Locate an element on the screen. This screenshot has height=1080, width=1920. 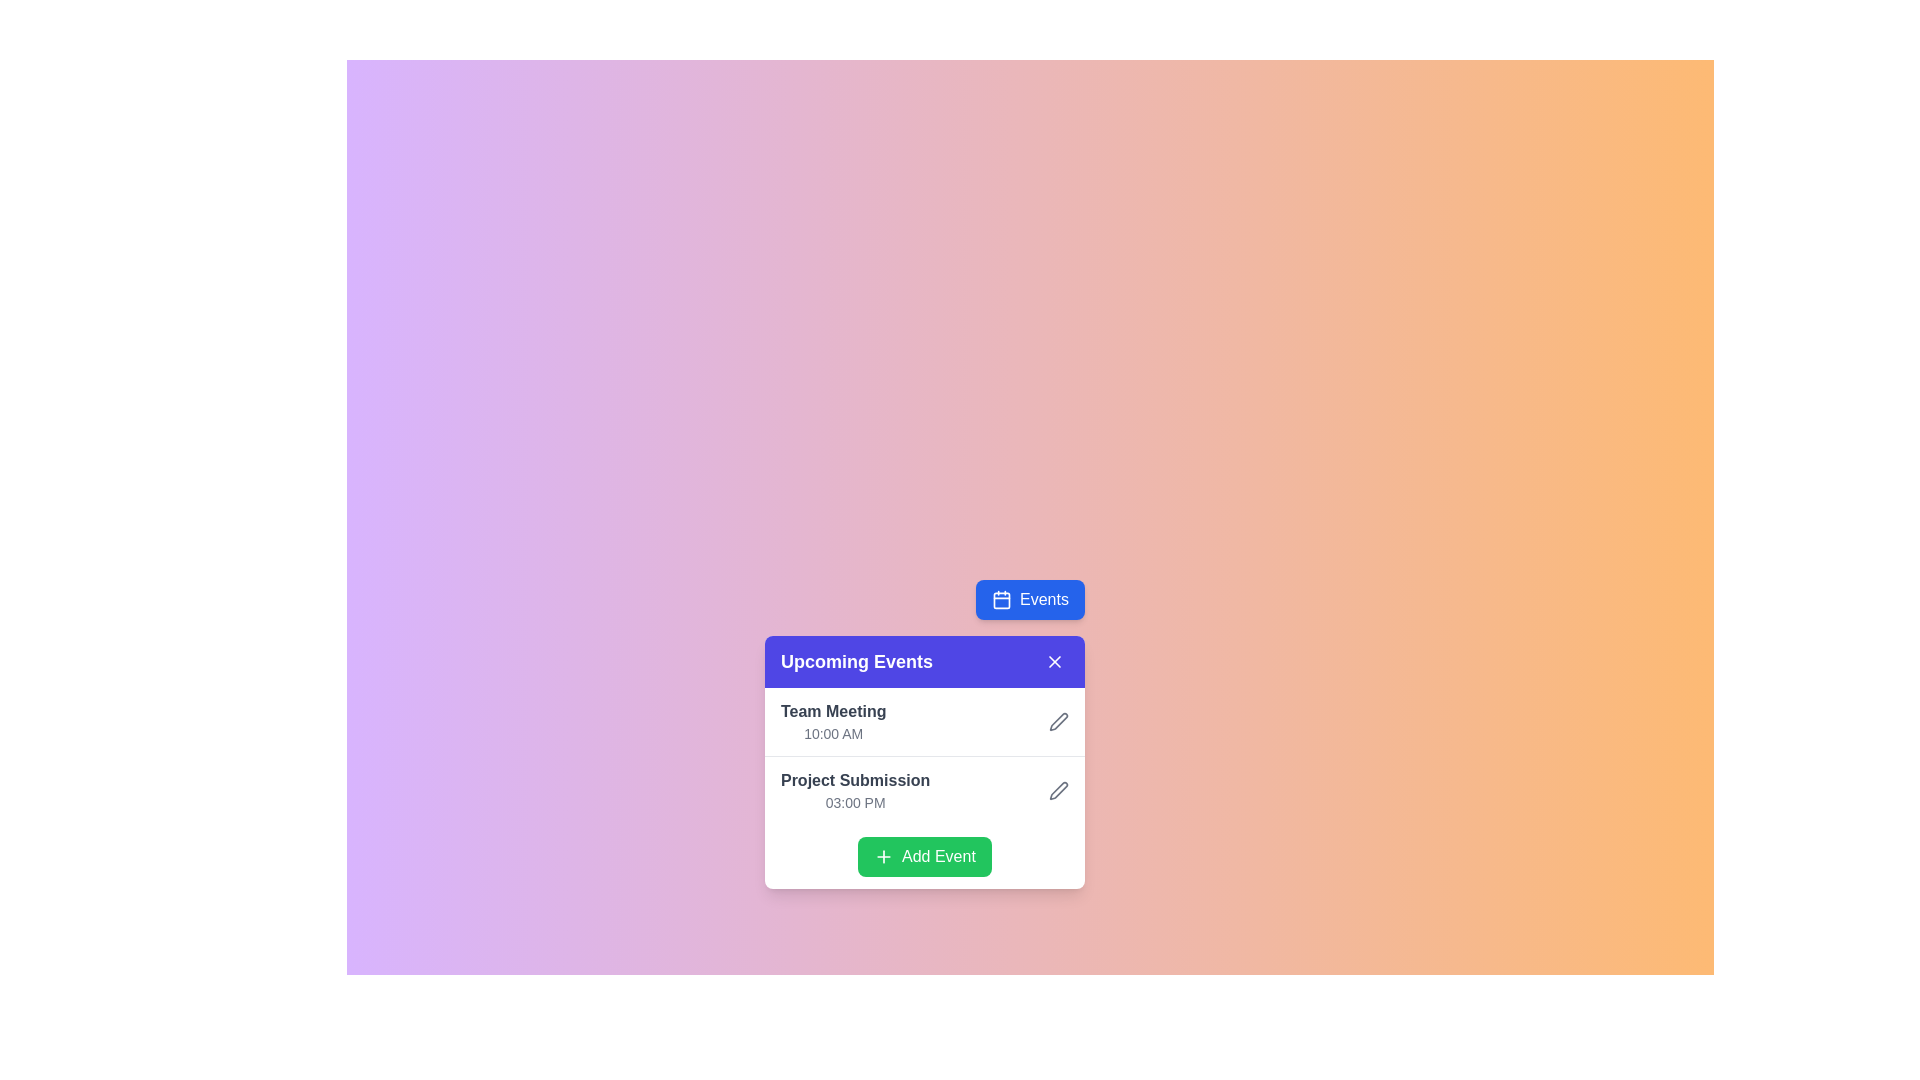
the first list item in the 'Upcoming Events' card is located at coordinates (923, 721).